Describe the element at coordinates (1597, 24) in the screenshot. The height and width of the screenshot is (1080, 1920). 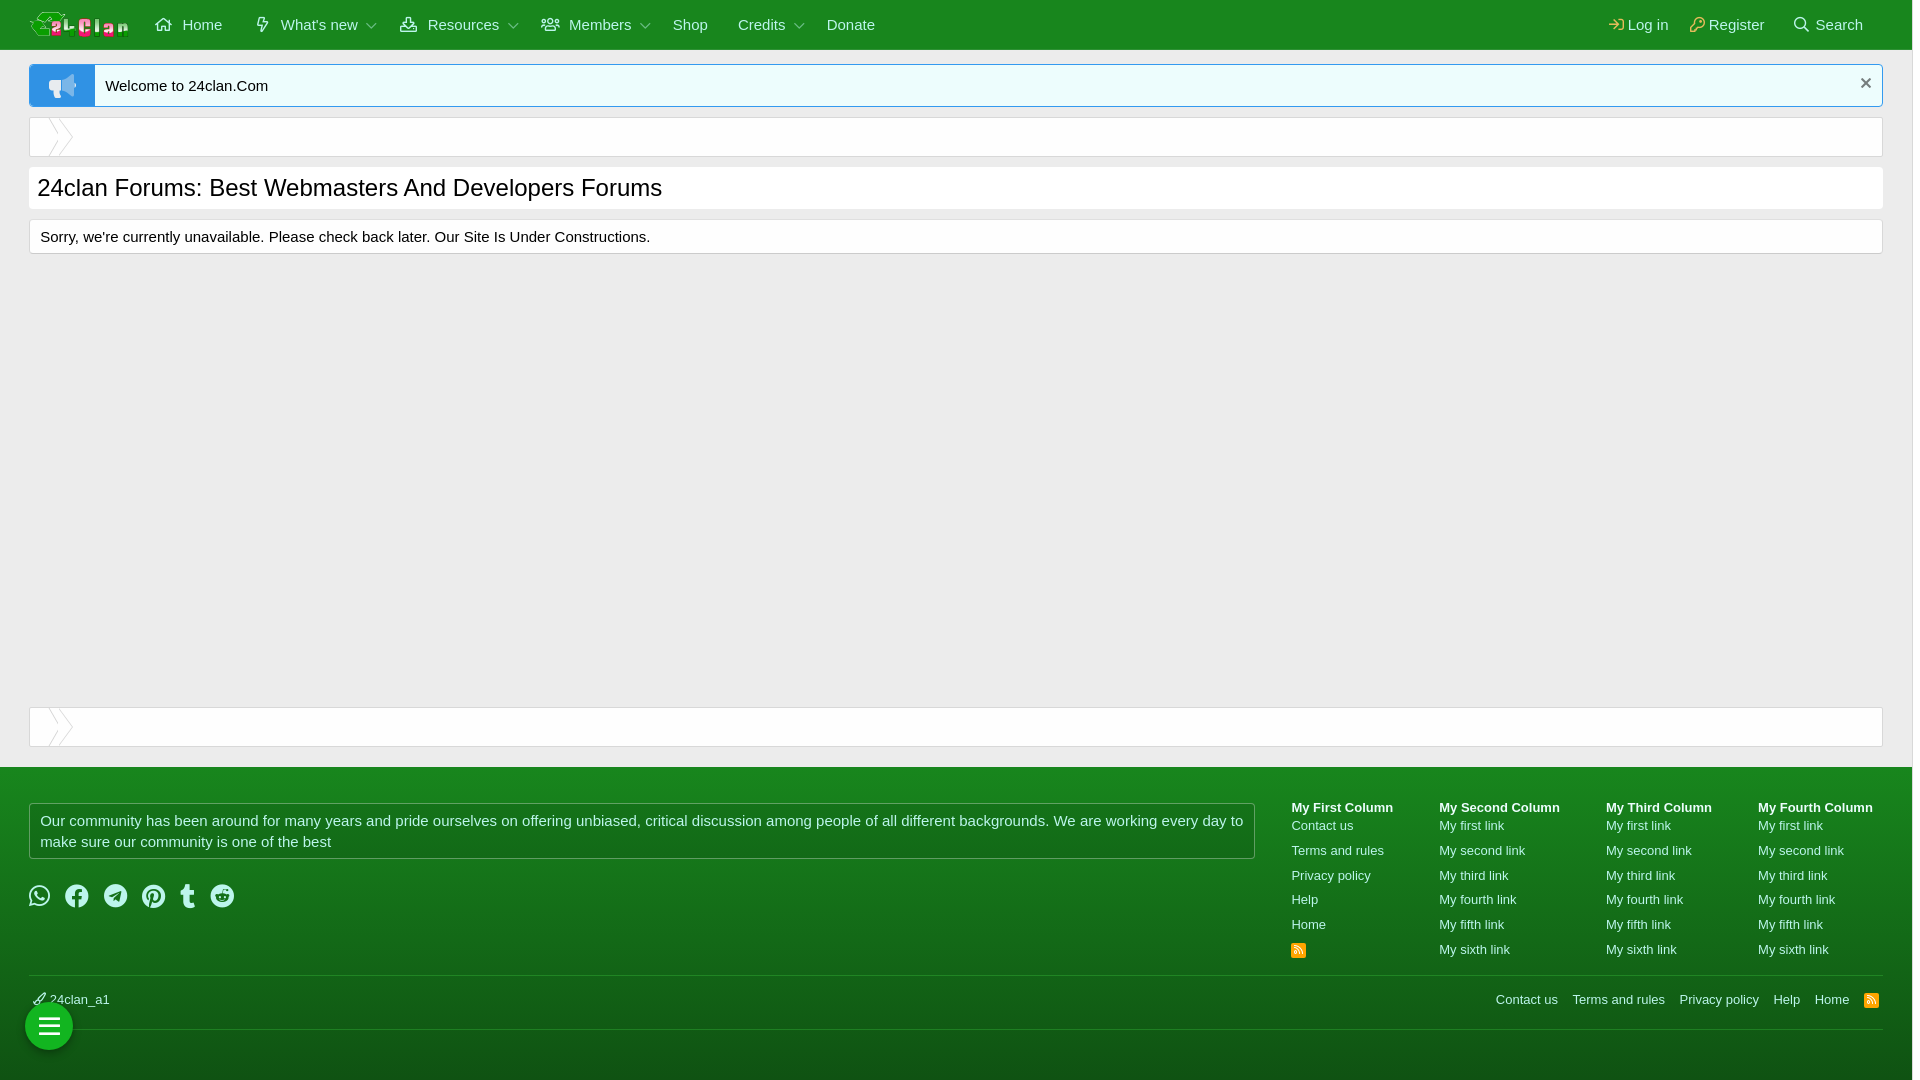
I see `'Log in'` at that location.